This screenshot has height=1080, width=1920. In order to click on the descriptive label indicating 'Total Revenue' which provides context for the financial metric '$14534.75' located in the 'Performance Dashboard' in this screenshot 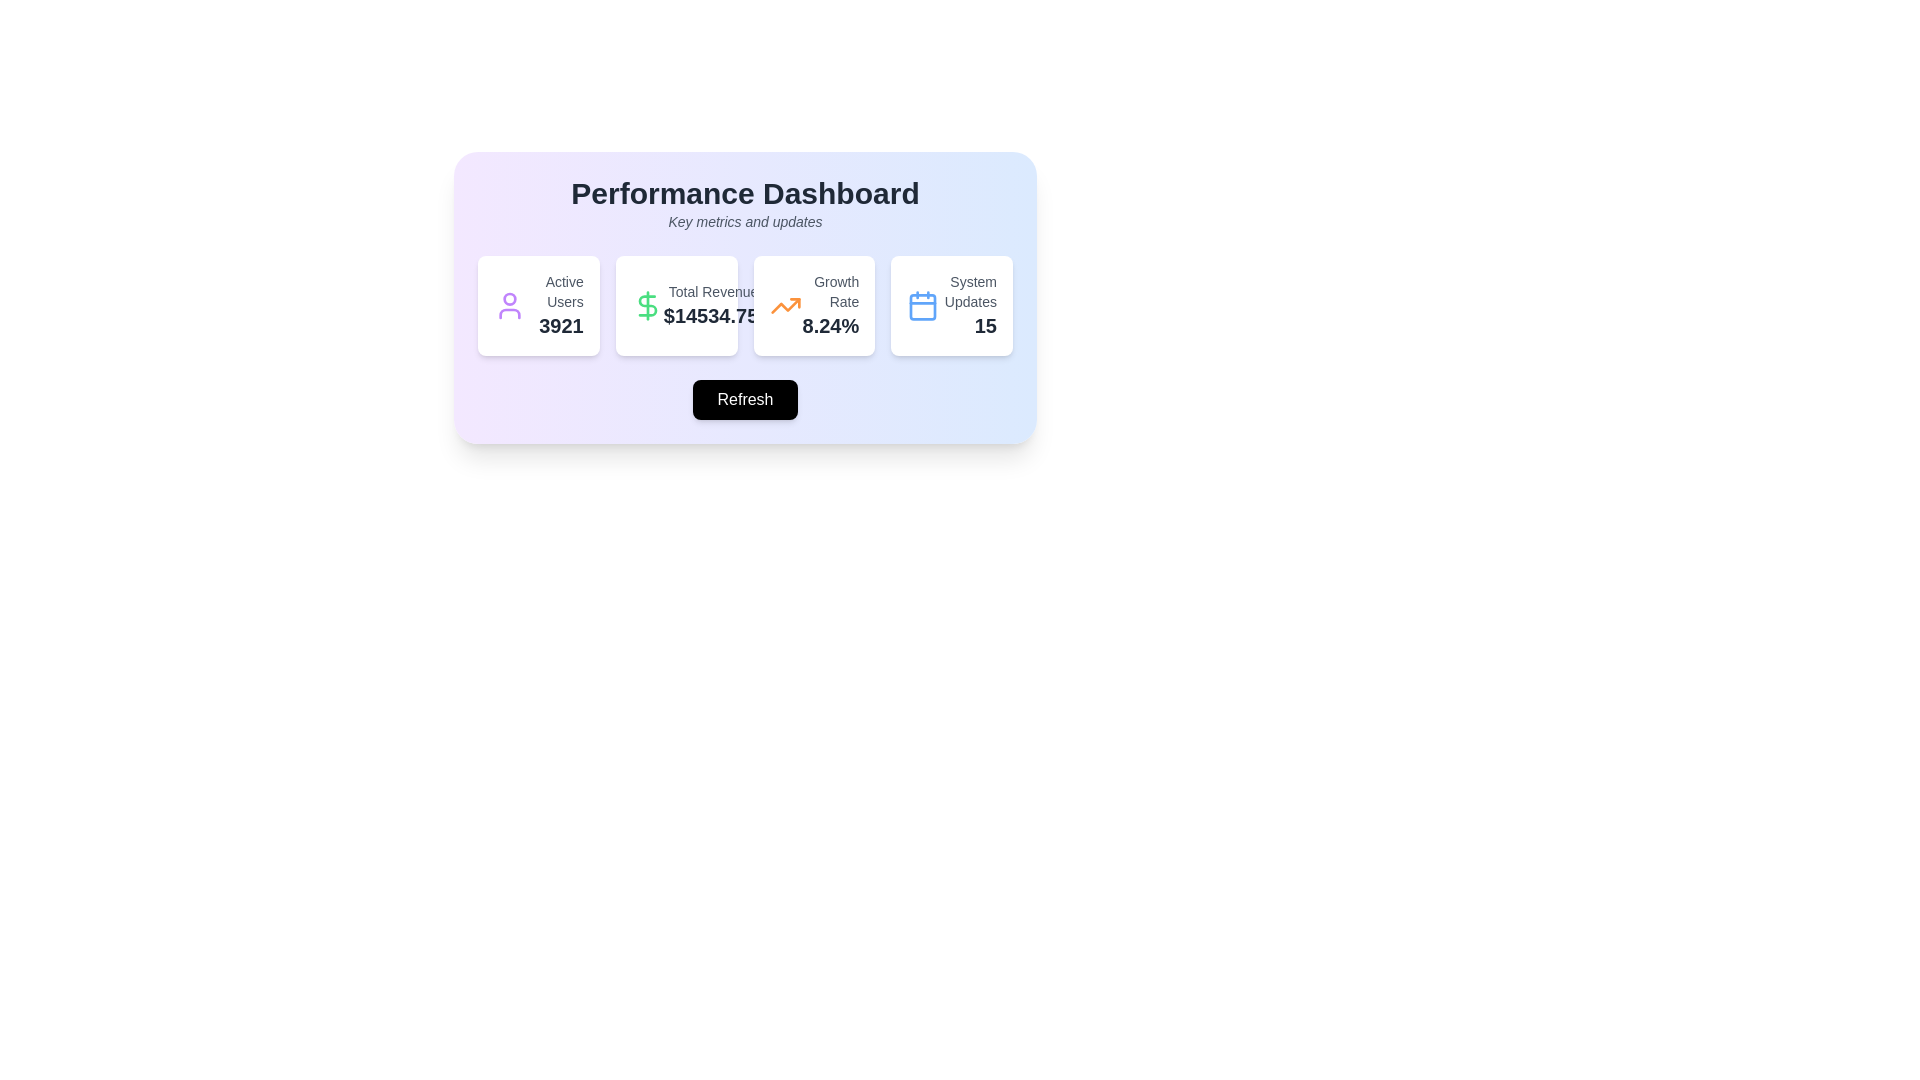, I will do `click(710, 292)`.